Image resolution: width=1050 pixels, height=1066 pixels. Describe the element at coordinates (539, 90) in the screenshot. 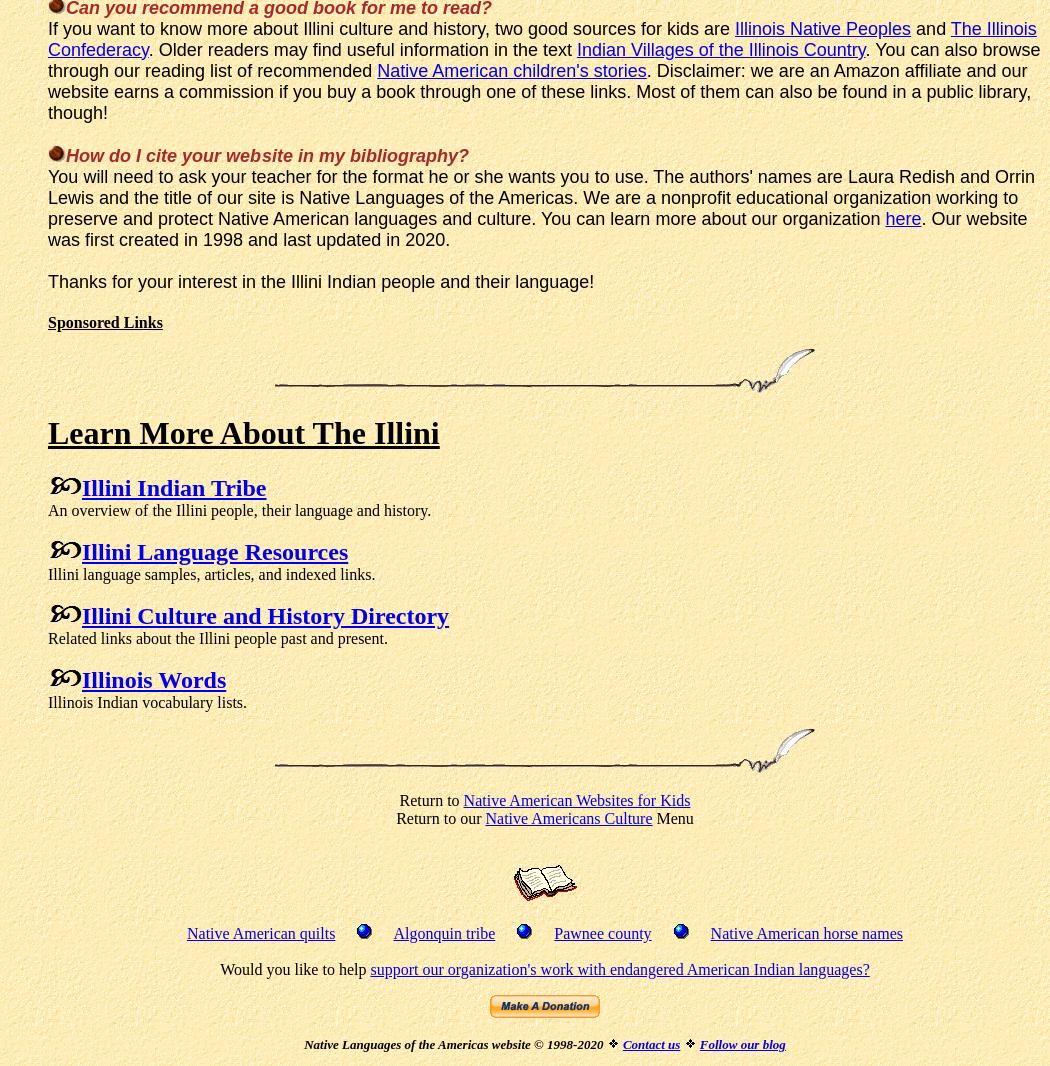

I see `'.
Disclaimer: we are an Amazon affiliate and our website earns a commission if you buy a book through one of these links.
Most of them can also be found in a public library, though!'` at that location.